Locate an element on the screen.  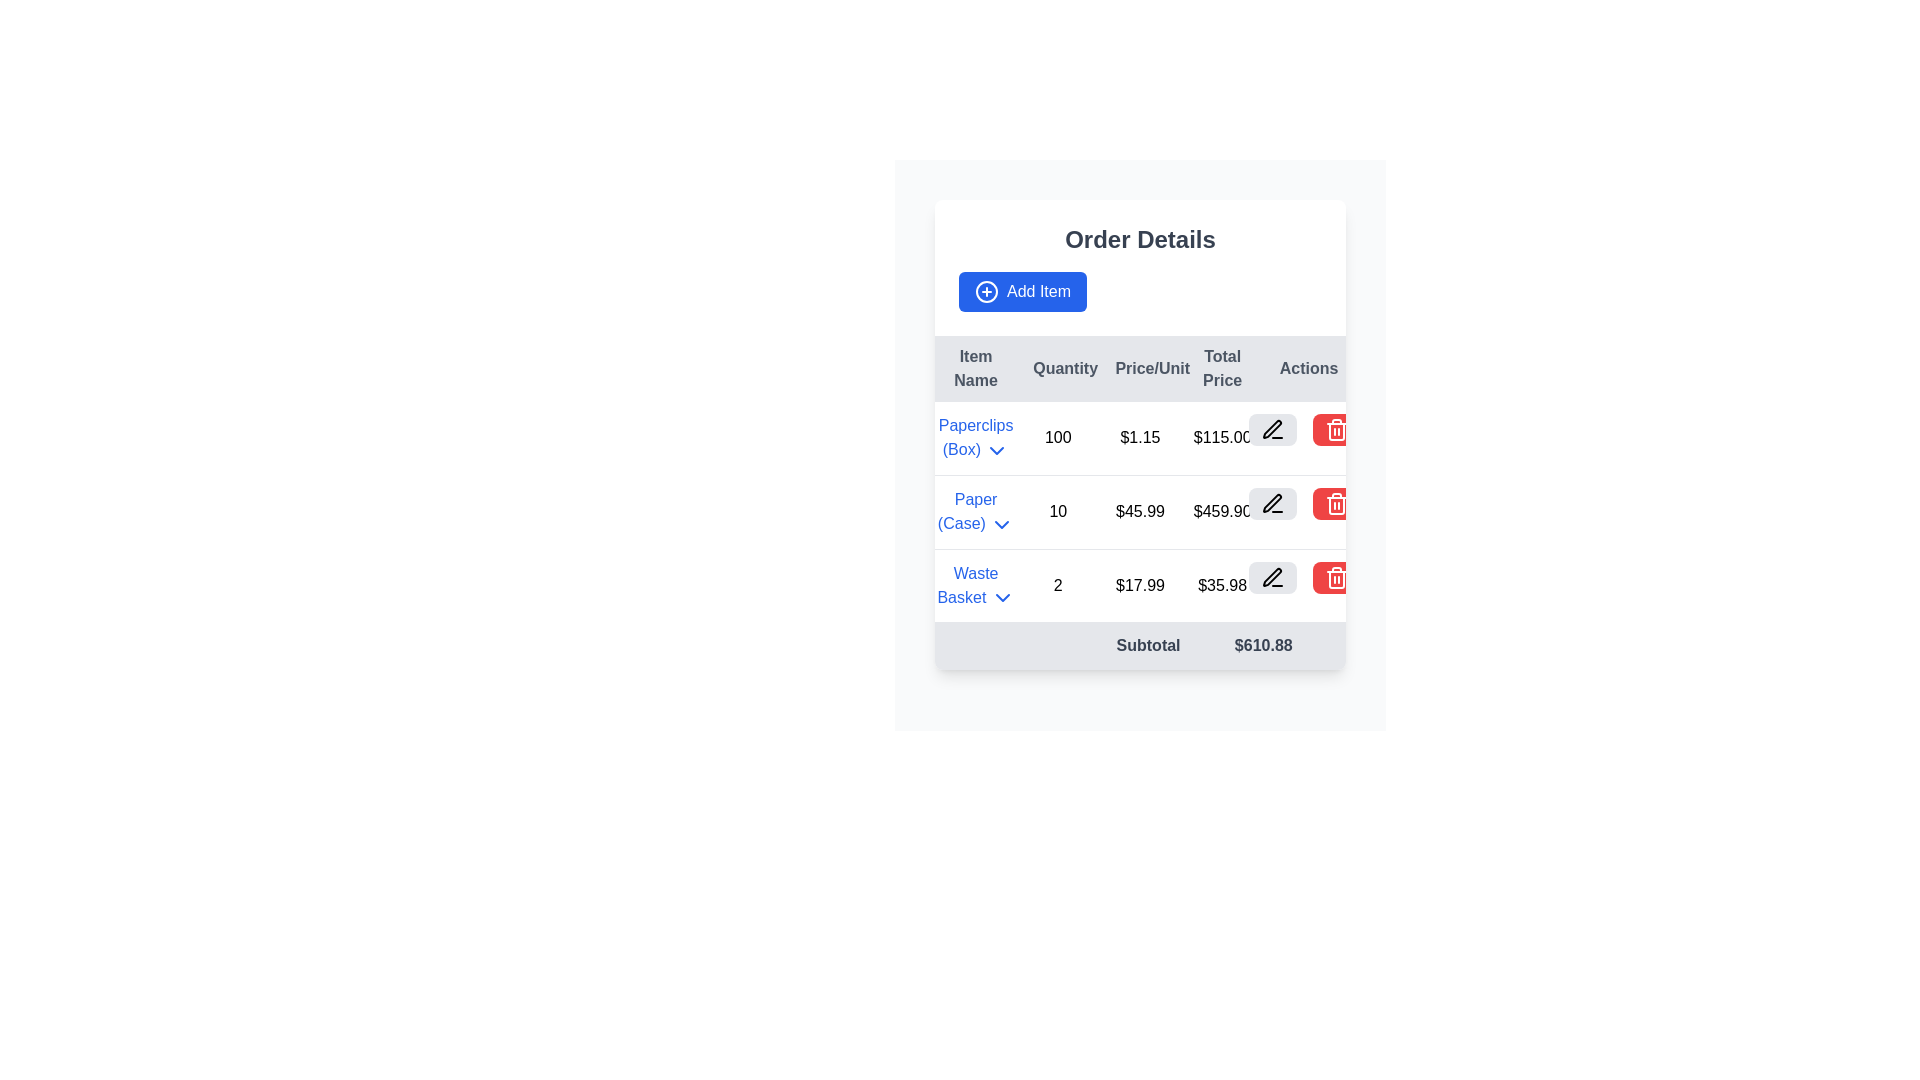
the chevron-down dropdown indicator icon next to the 'Waste Basket' text is located at coordinates (1002, 597).